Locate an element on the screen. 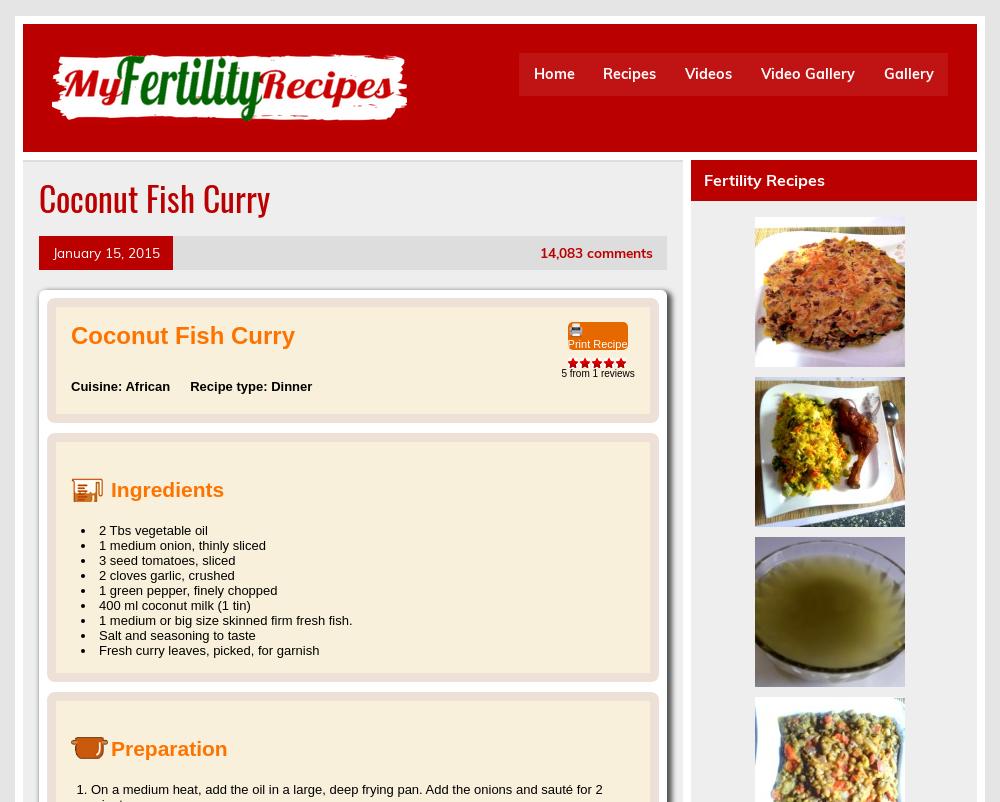  'Print Recipe' is located at coordinates (596, 343).